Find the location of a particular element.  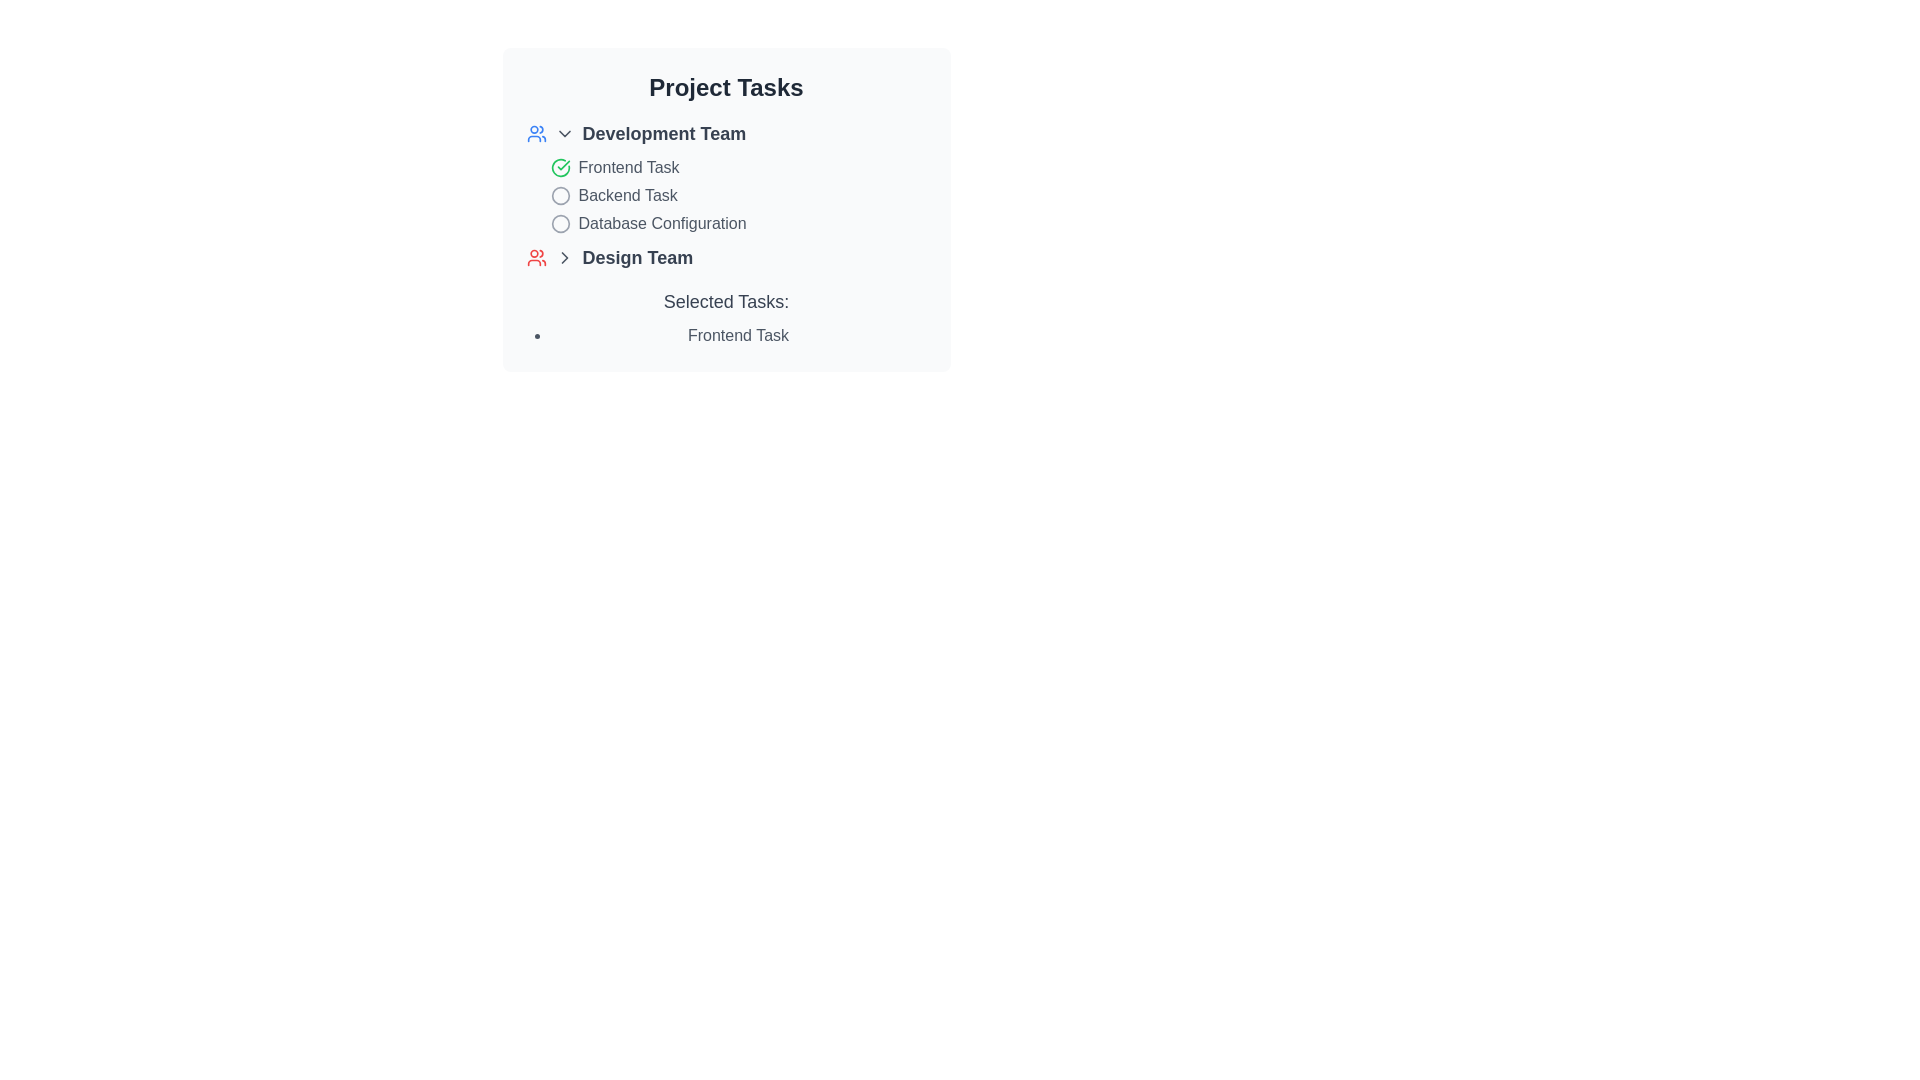

the SVG circle element located in the 'Development Team' area, aligned with the 'Database Configuration' text is located at coordinates (560, 223).